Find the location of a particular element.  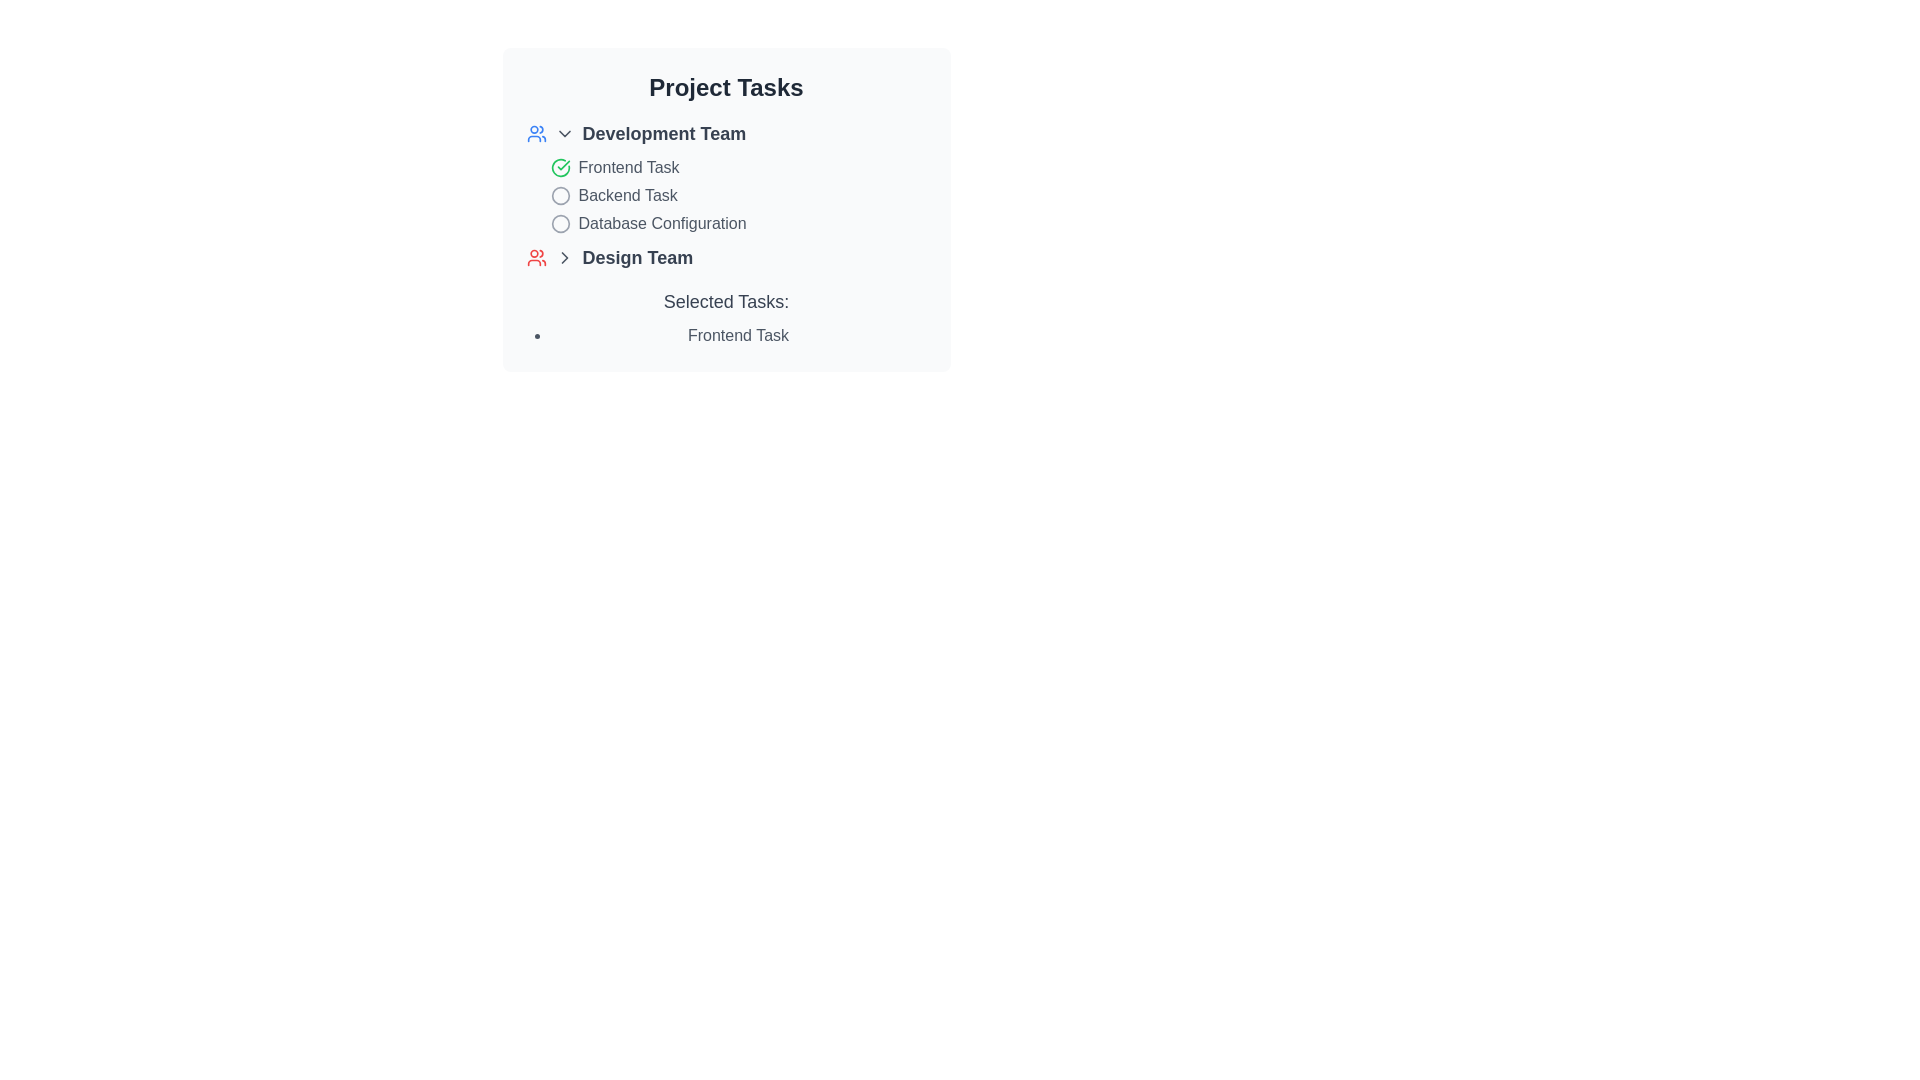

the SVG circle element located in the 'Development Team' area, aligned with the 'Database Configuration' text is located at coordinates (560, 223).